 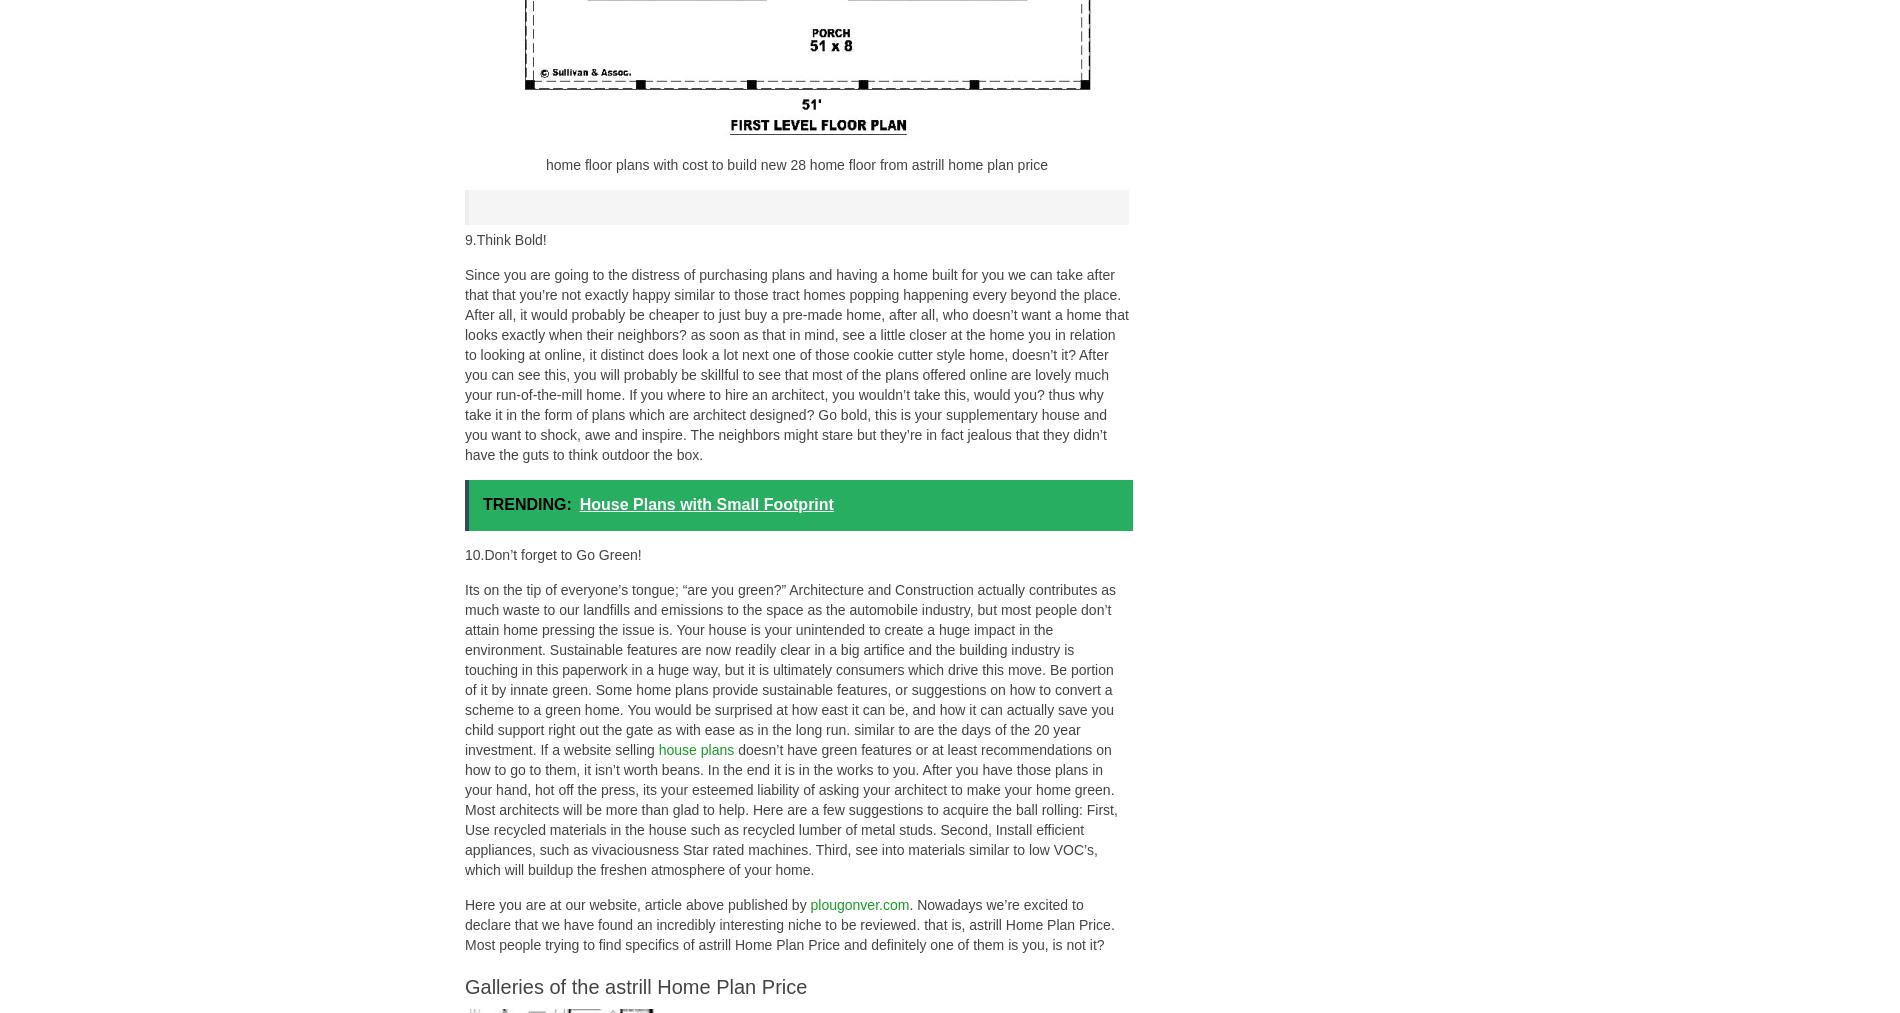 What do you see at coordinates (546, 165) in the screenshot?
I see `'home floor plans with cost to build new 28 home floor from astrill home plan price'` at bounding box center [546, 165].